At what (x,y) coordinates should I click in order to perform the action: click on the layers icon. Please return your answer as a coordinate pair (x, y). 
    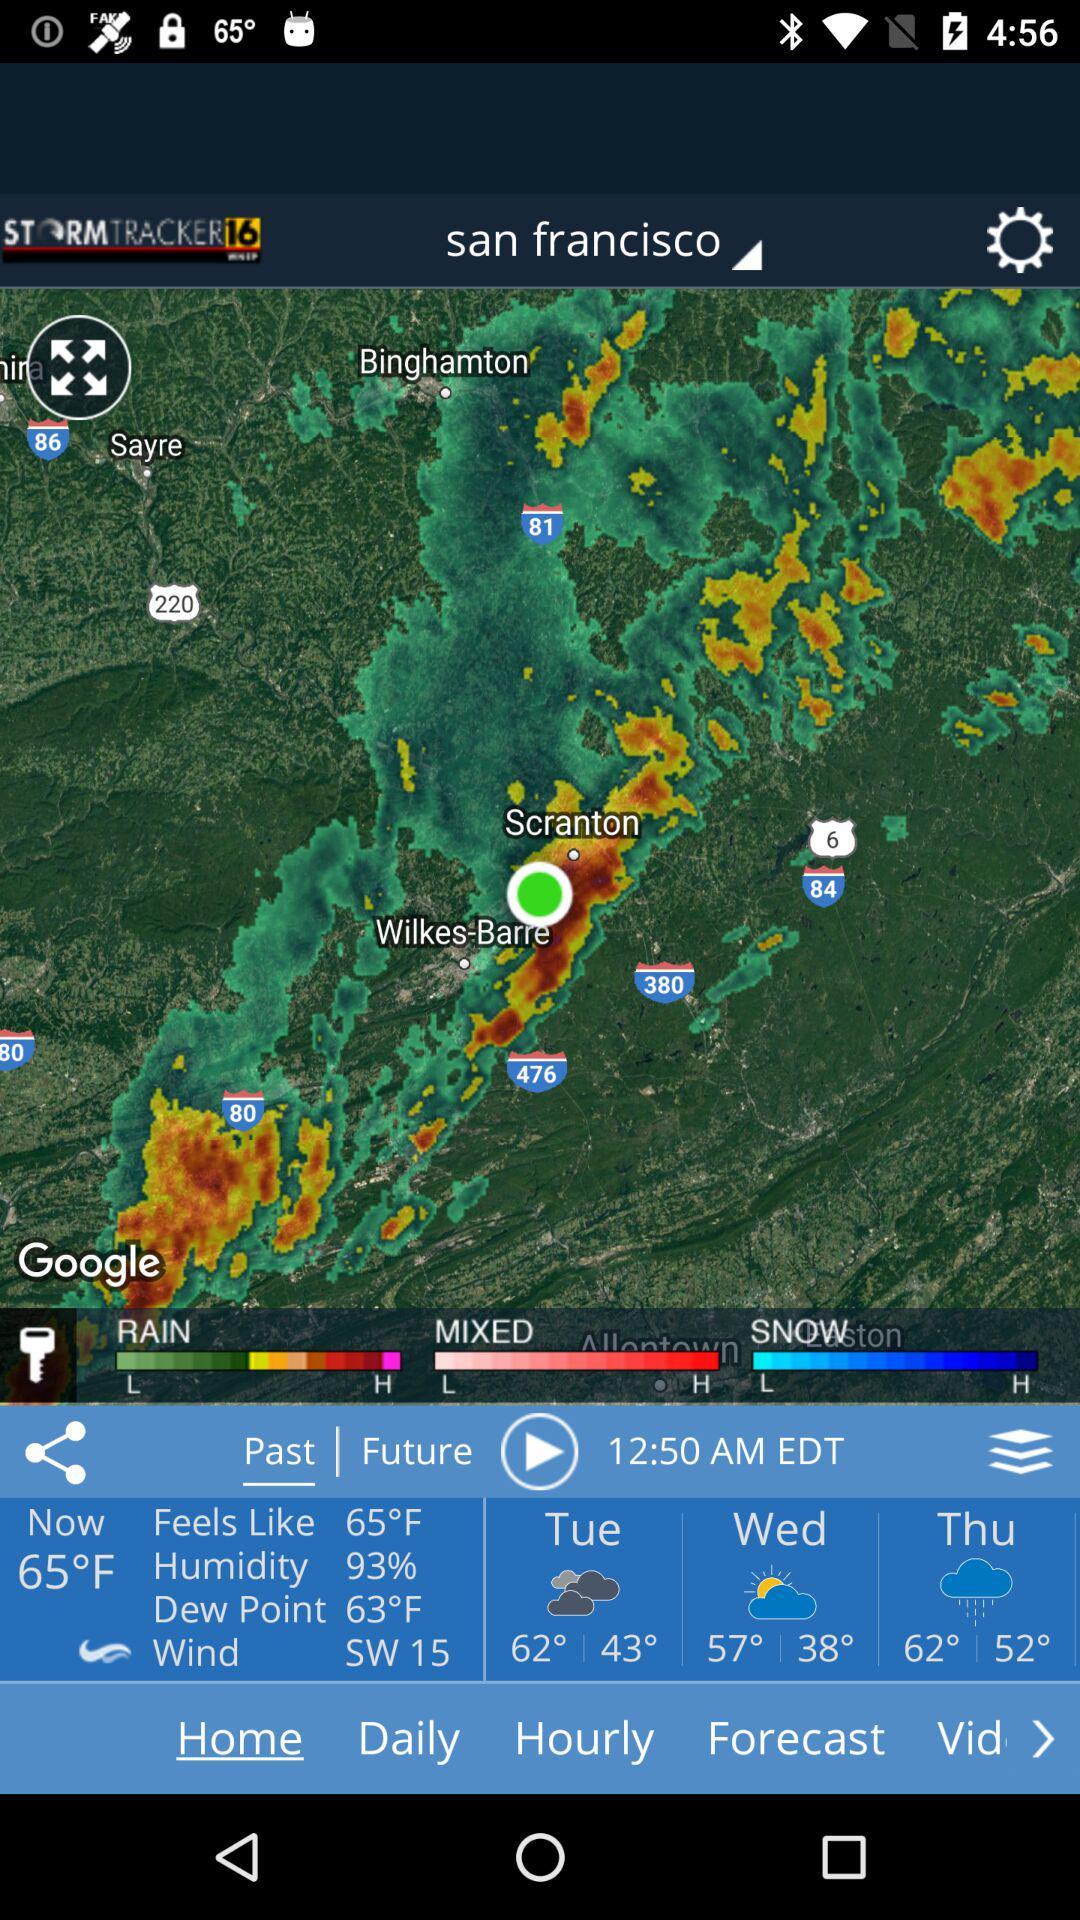
    Looking at the image, I should click on (1020, 1451).